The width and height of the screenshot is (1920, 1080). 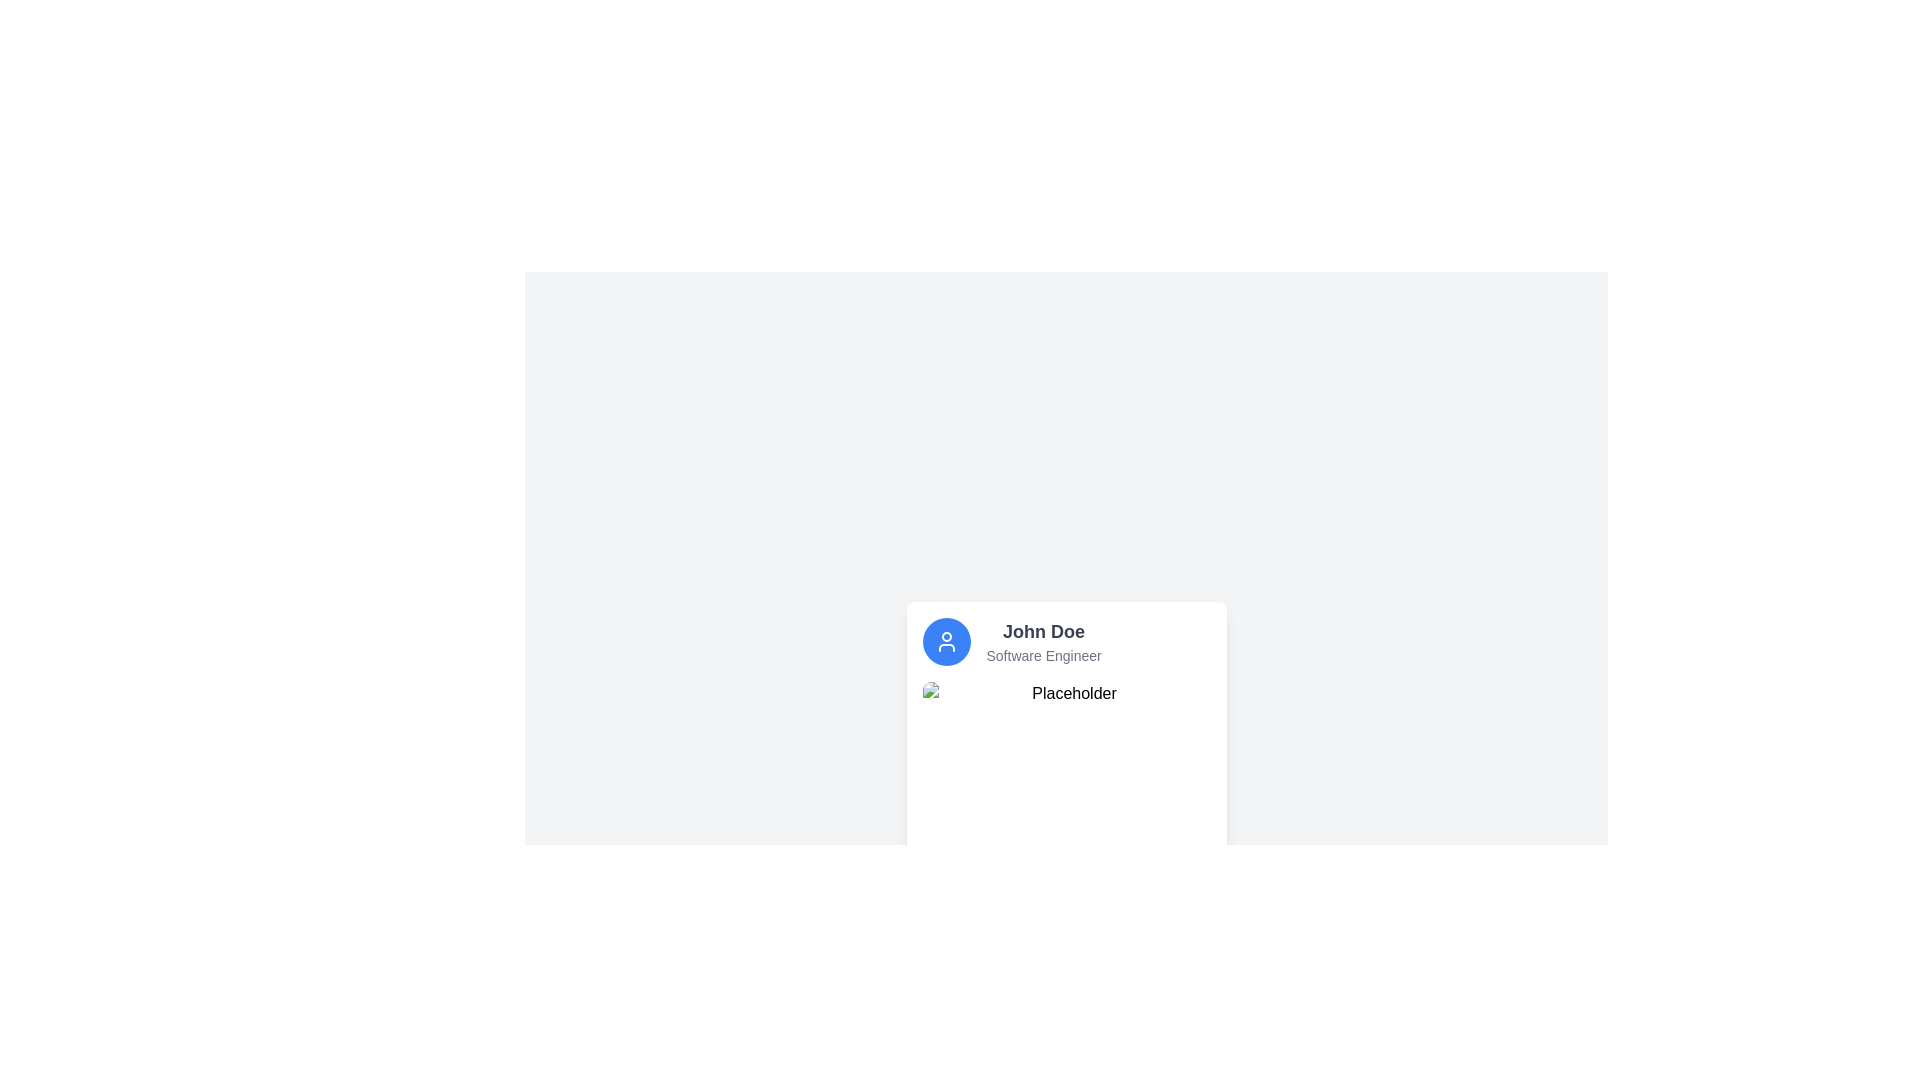 What do you see at coordinates (945, 641) in the screenshot?
I see `the circular blue button with a white user icon, which is positioned to the left of the text 'John Doe' and 'Software Engineer'` at bounding box center [945, 641].